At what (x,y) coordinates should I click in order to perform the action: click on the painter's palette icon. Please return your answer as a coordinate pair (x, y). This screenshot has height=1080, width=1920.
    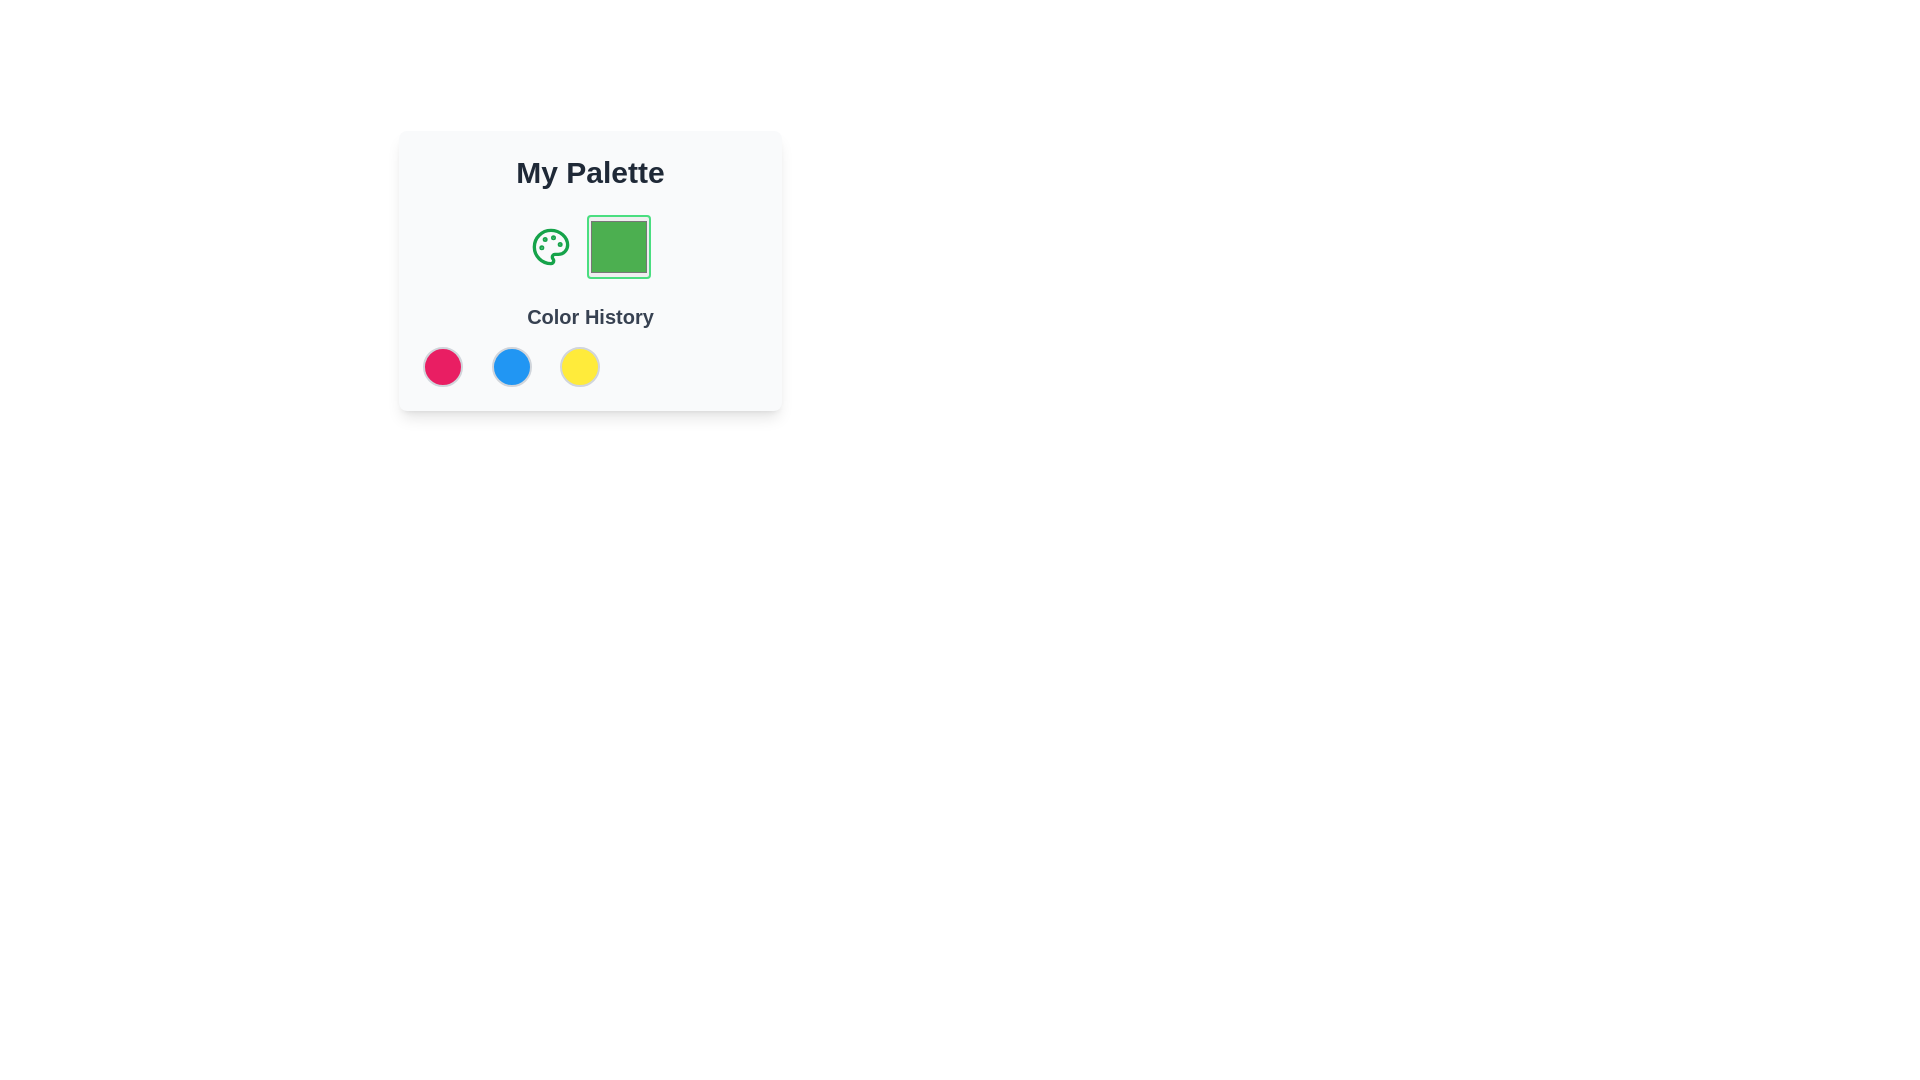
    Looking at the image, I should click on (550, 245).